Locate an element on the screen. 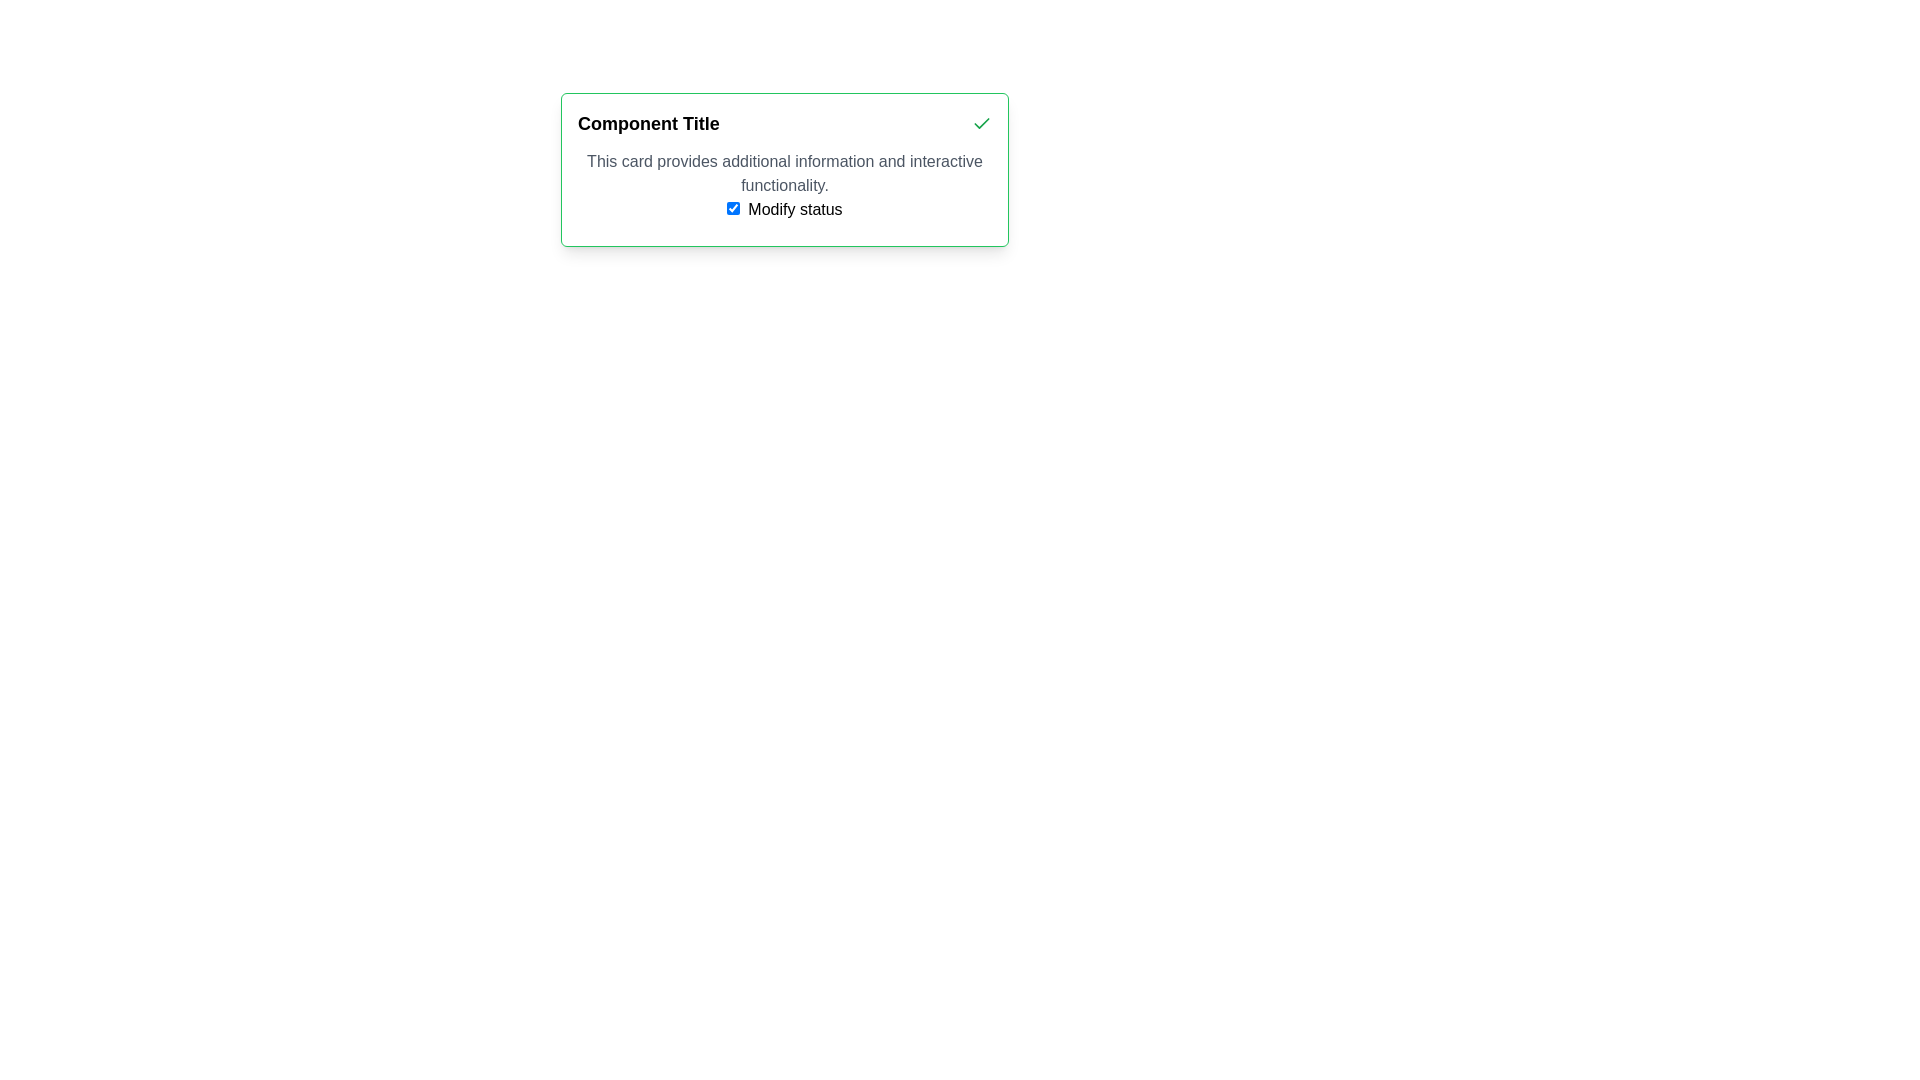 This screenshot has height=1080, width=1920. text from the 'Component Title' label, which is styled in bold and large font, located in the top-left area of the card-like UI component is located at coordinates (648, 123).